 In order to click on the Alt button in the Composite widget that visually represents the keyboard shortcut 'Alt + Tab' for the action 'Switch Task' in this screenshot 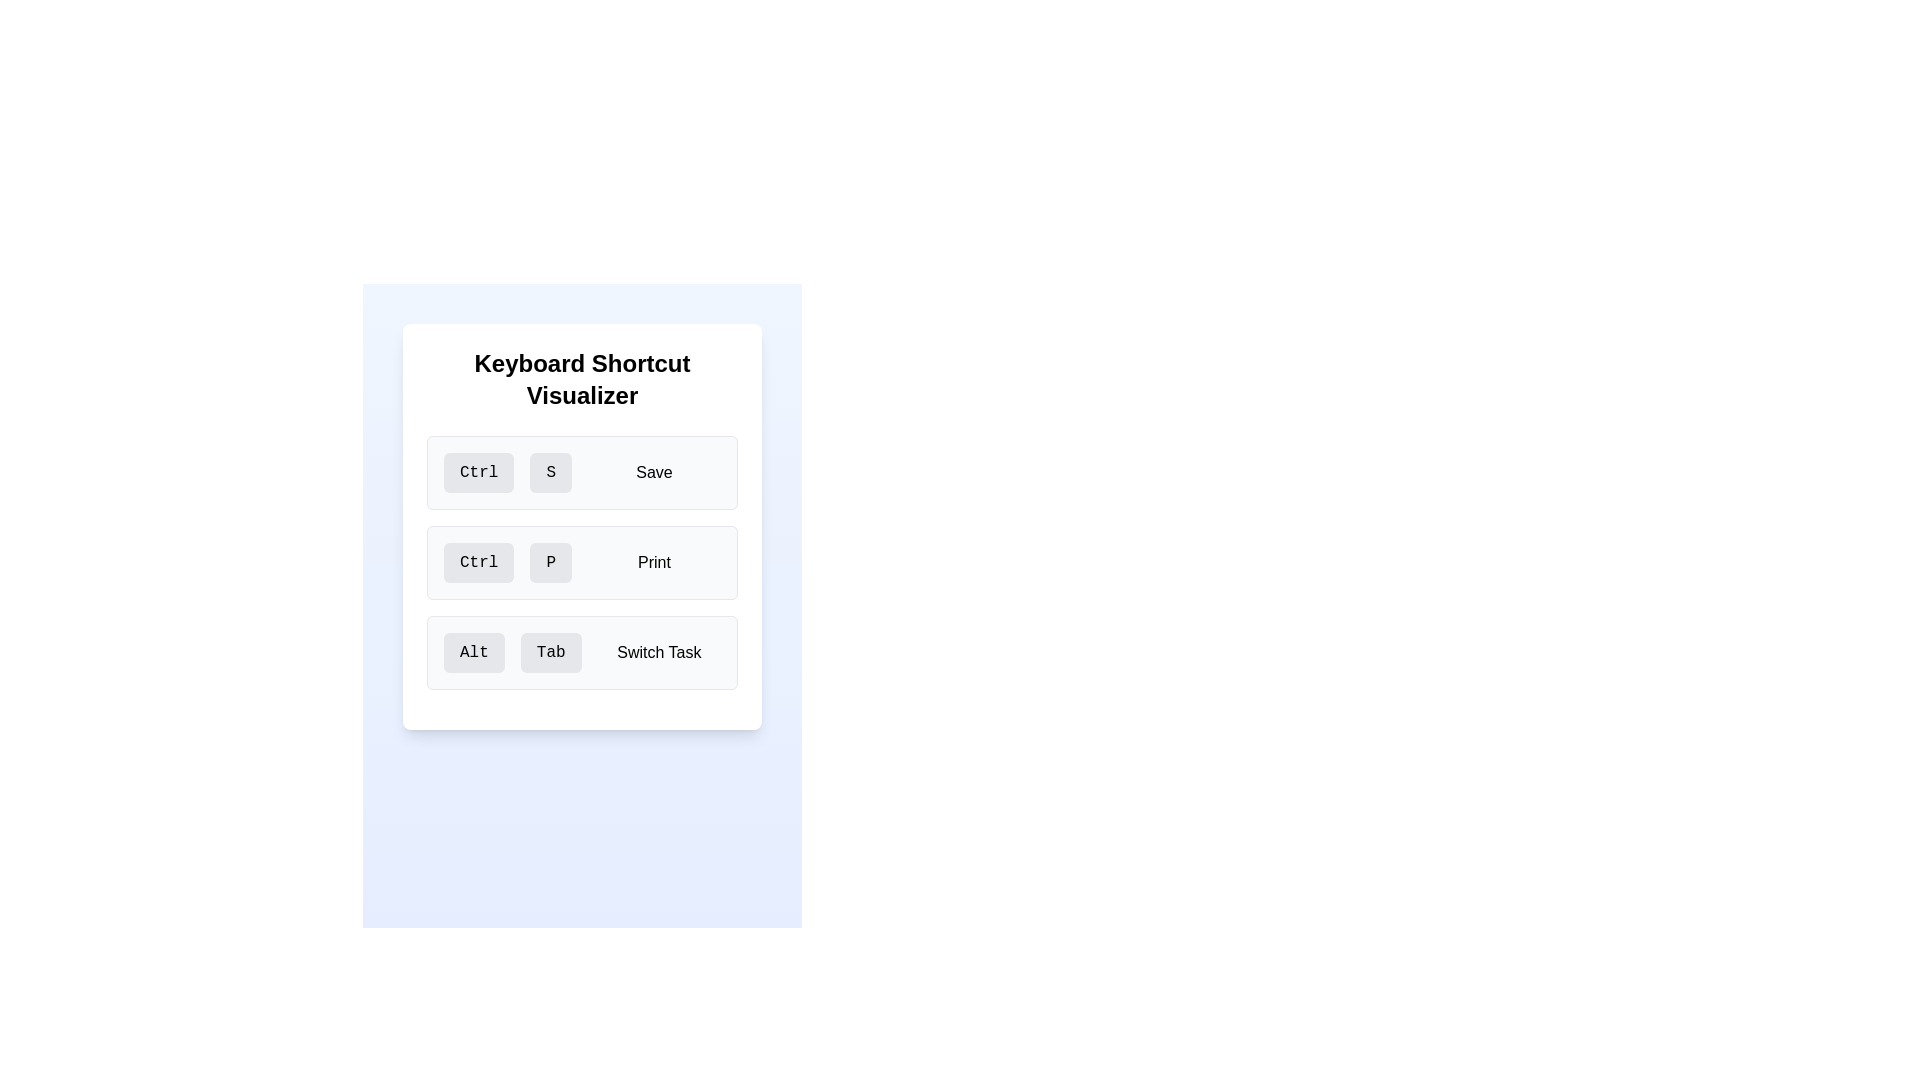, I will do `click(581, 652)`.